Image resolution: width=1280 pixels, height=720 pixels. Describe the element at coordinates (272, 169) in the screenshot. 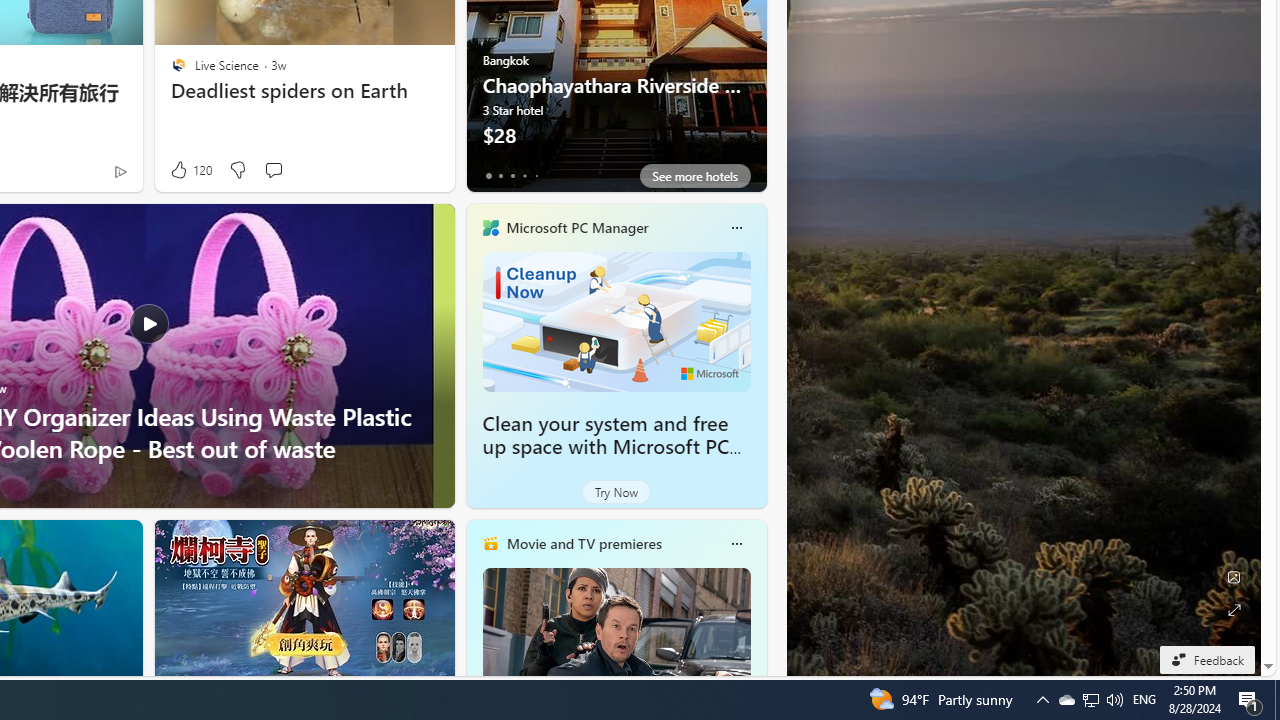

I see `'Start the conversation'` at that location.